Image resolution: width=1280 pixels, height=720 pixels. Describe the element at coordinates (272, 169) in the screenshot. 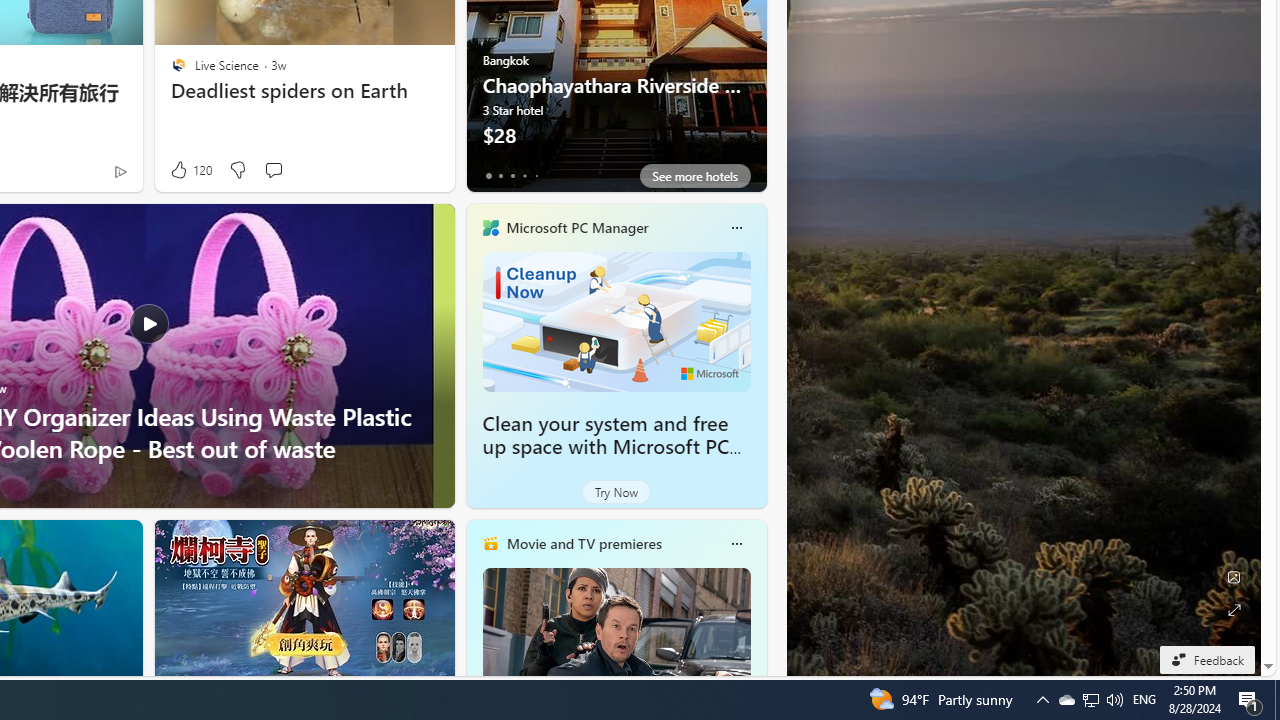

I see `'Start the conversation'` at that location.